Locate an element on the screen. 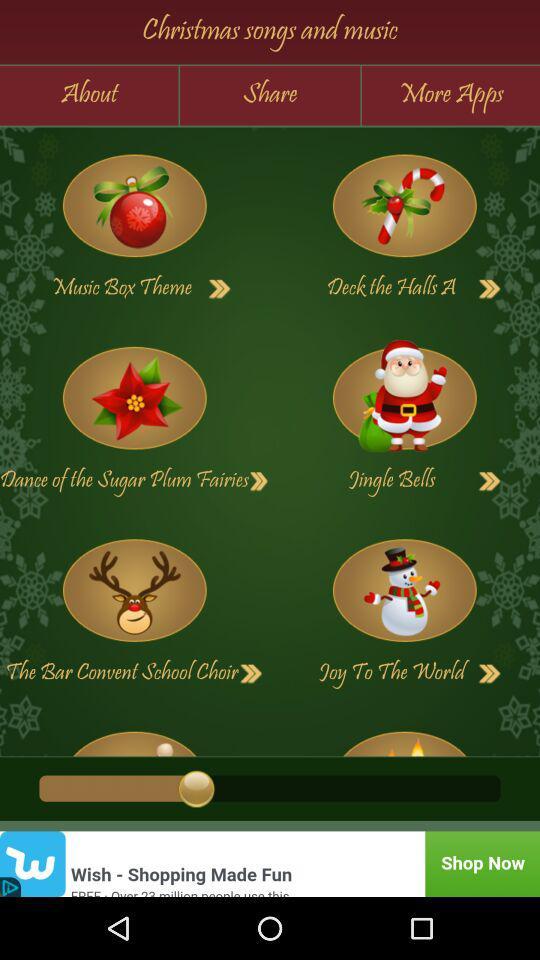  next button is located at coordinates (259, 480).